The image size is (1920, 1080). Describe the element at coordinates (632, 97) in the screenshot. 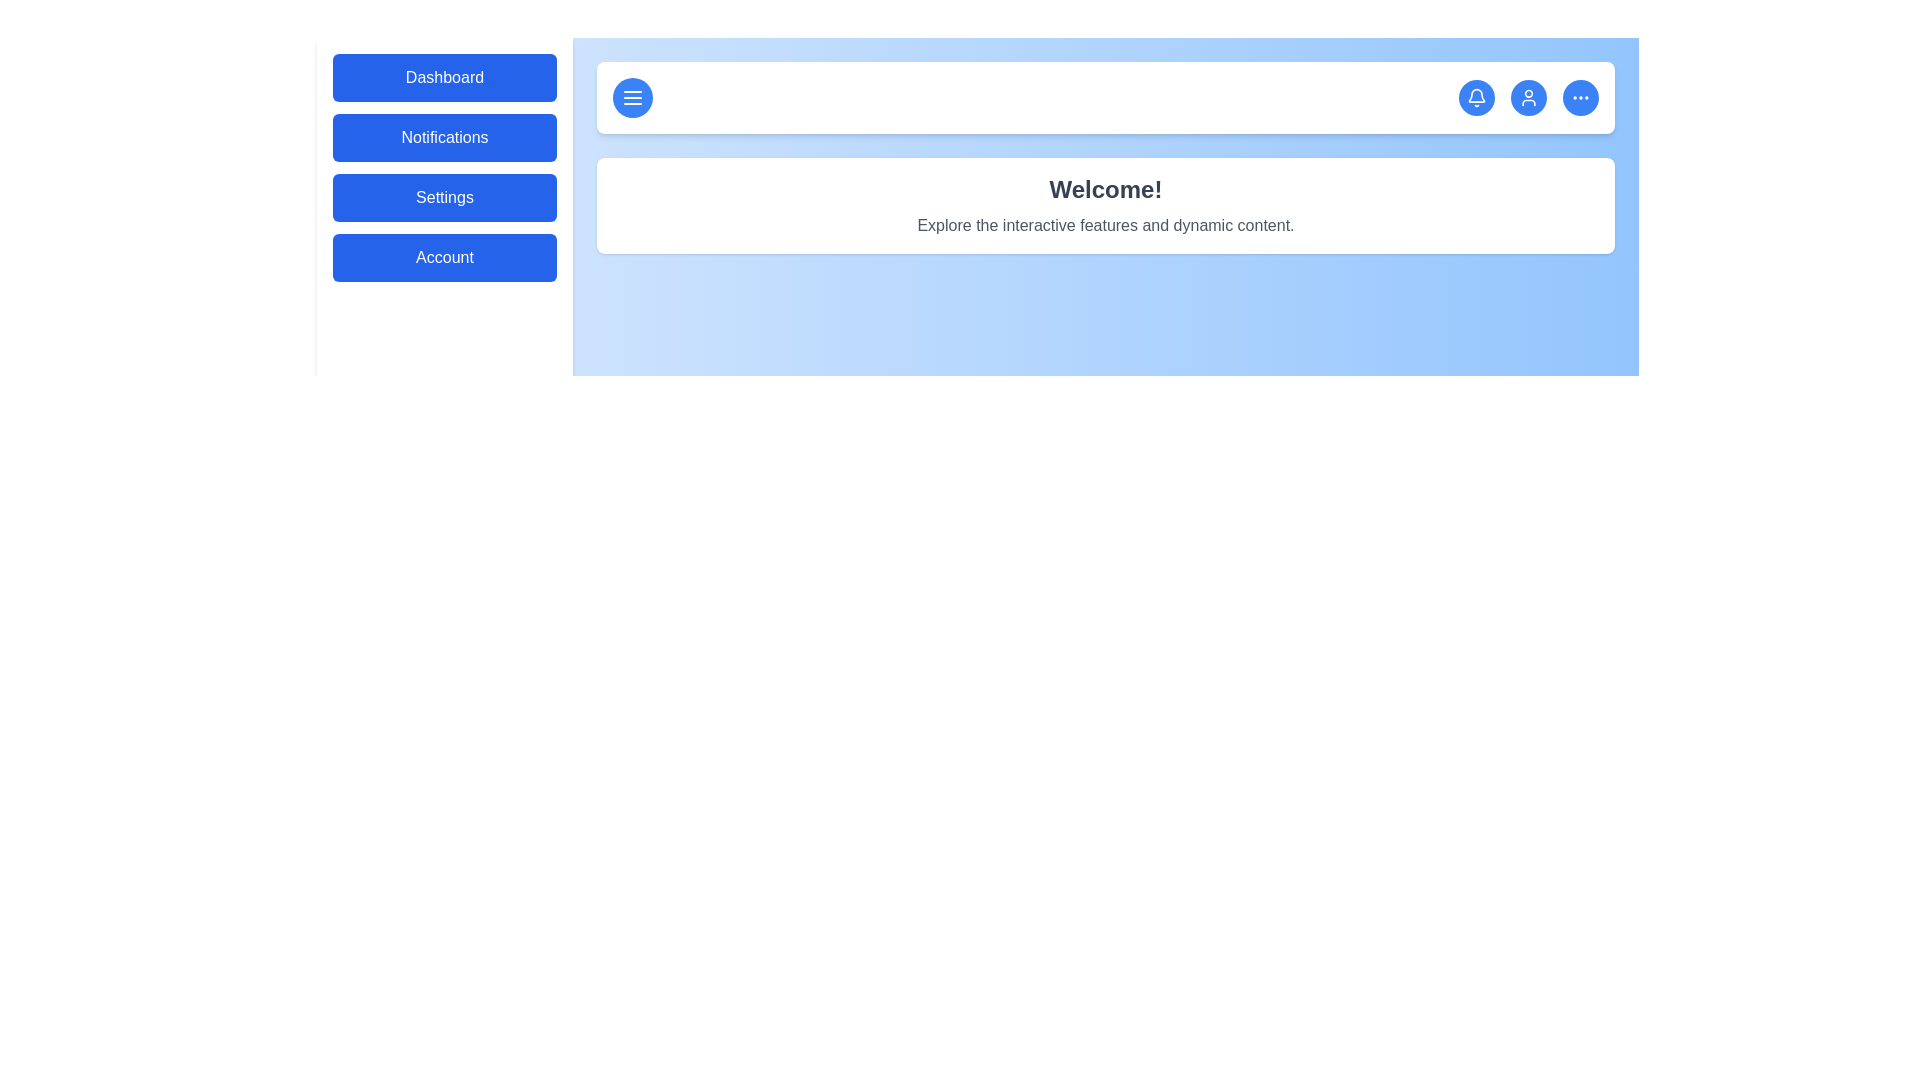

I see `menu button to toggle the sidebar visibility` at that location.